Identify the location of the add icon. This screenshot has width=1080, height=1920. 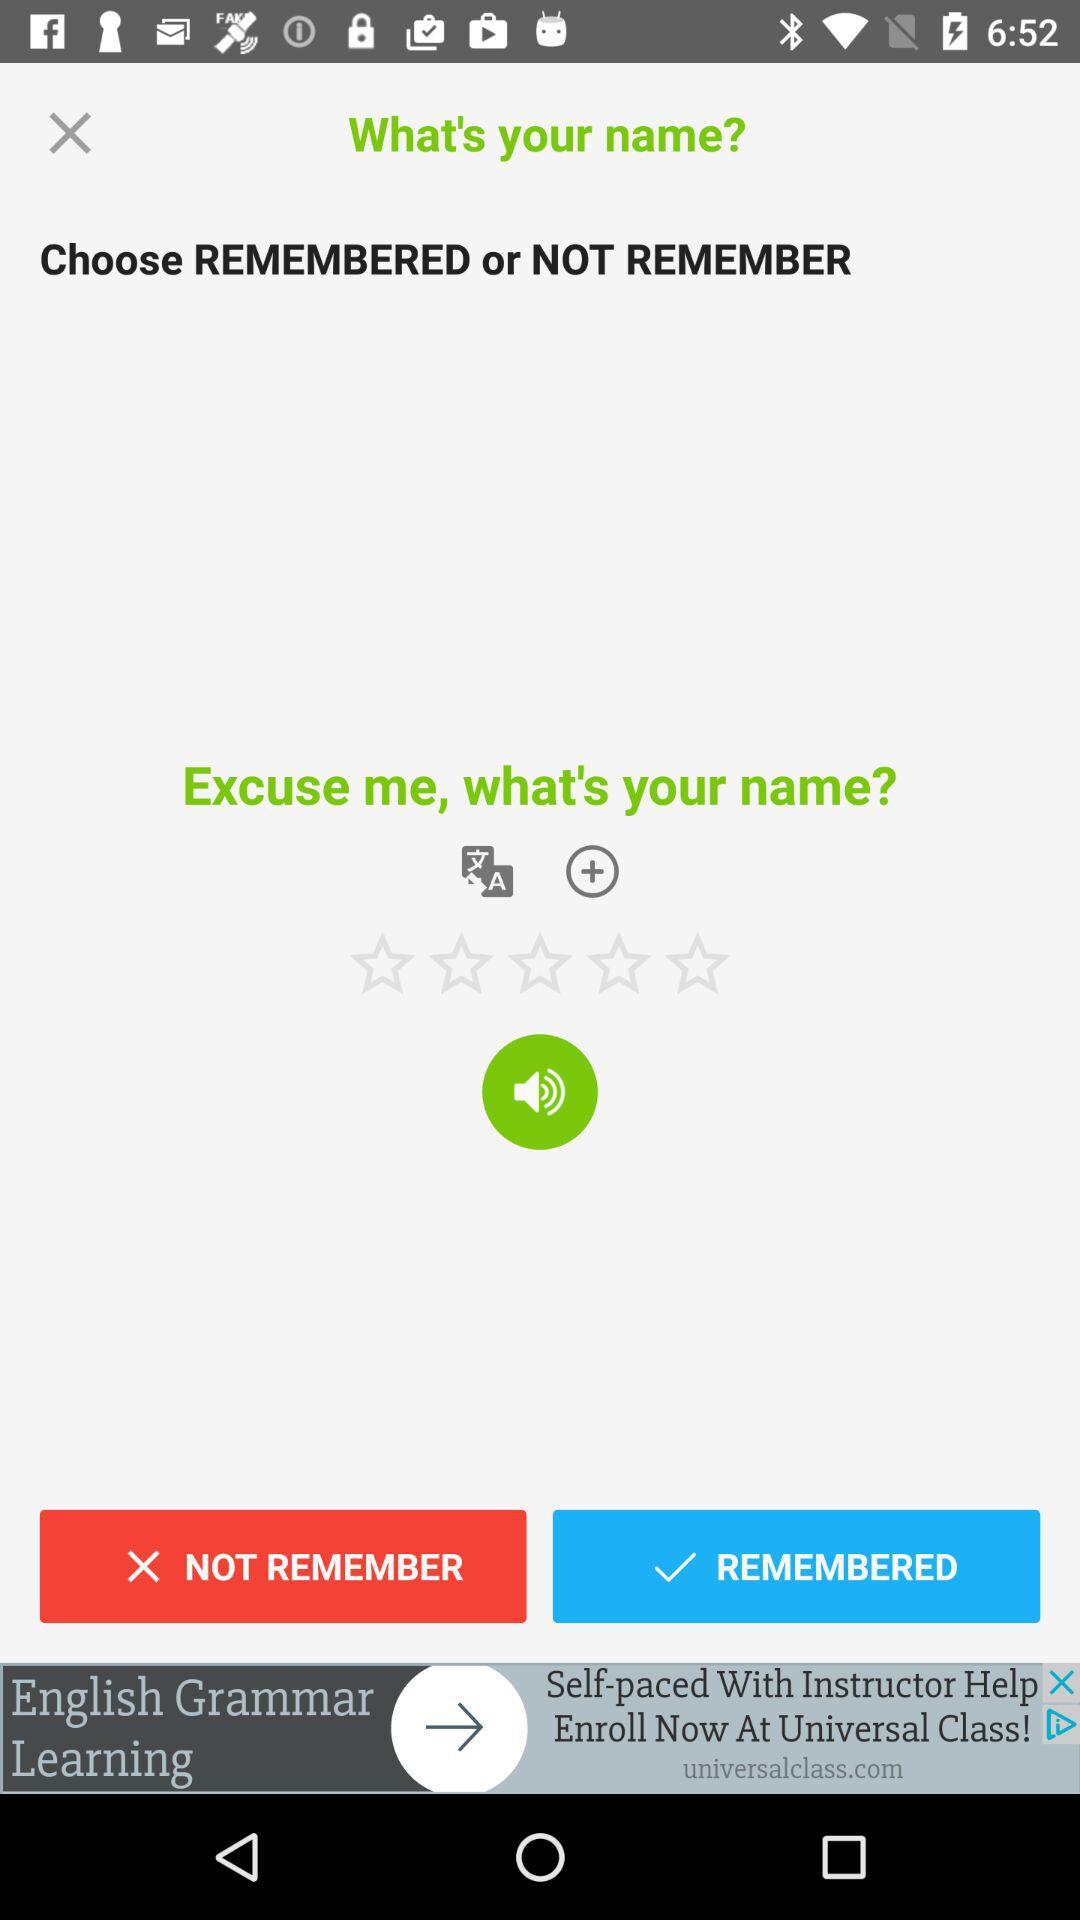
(591, 871).